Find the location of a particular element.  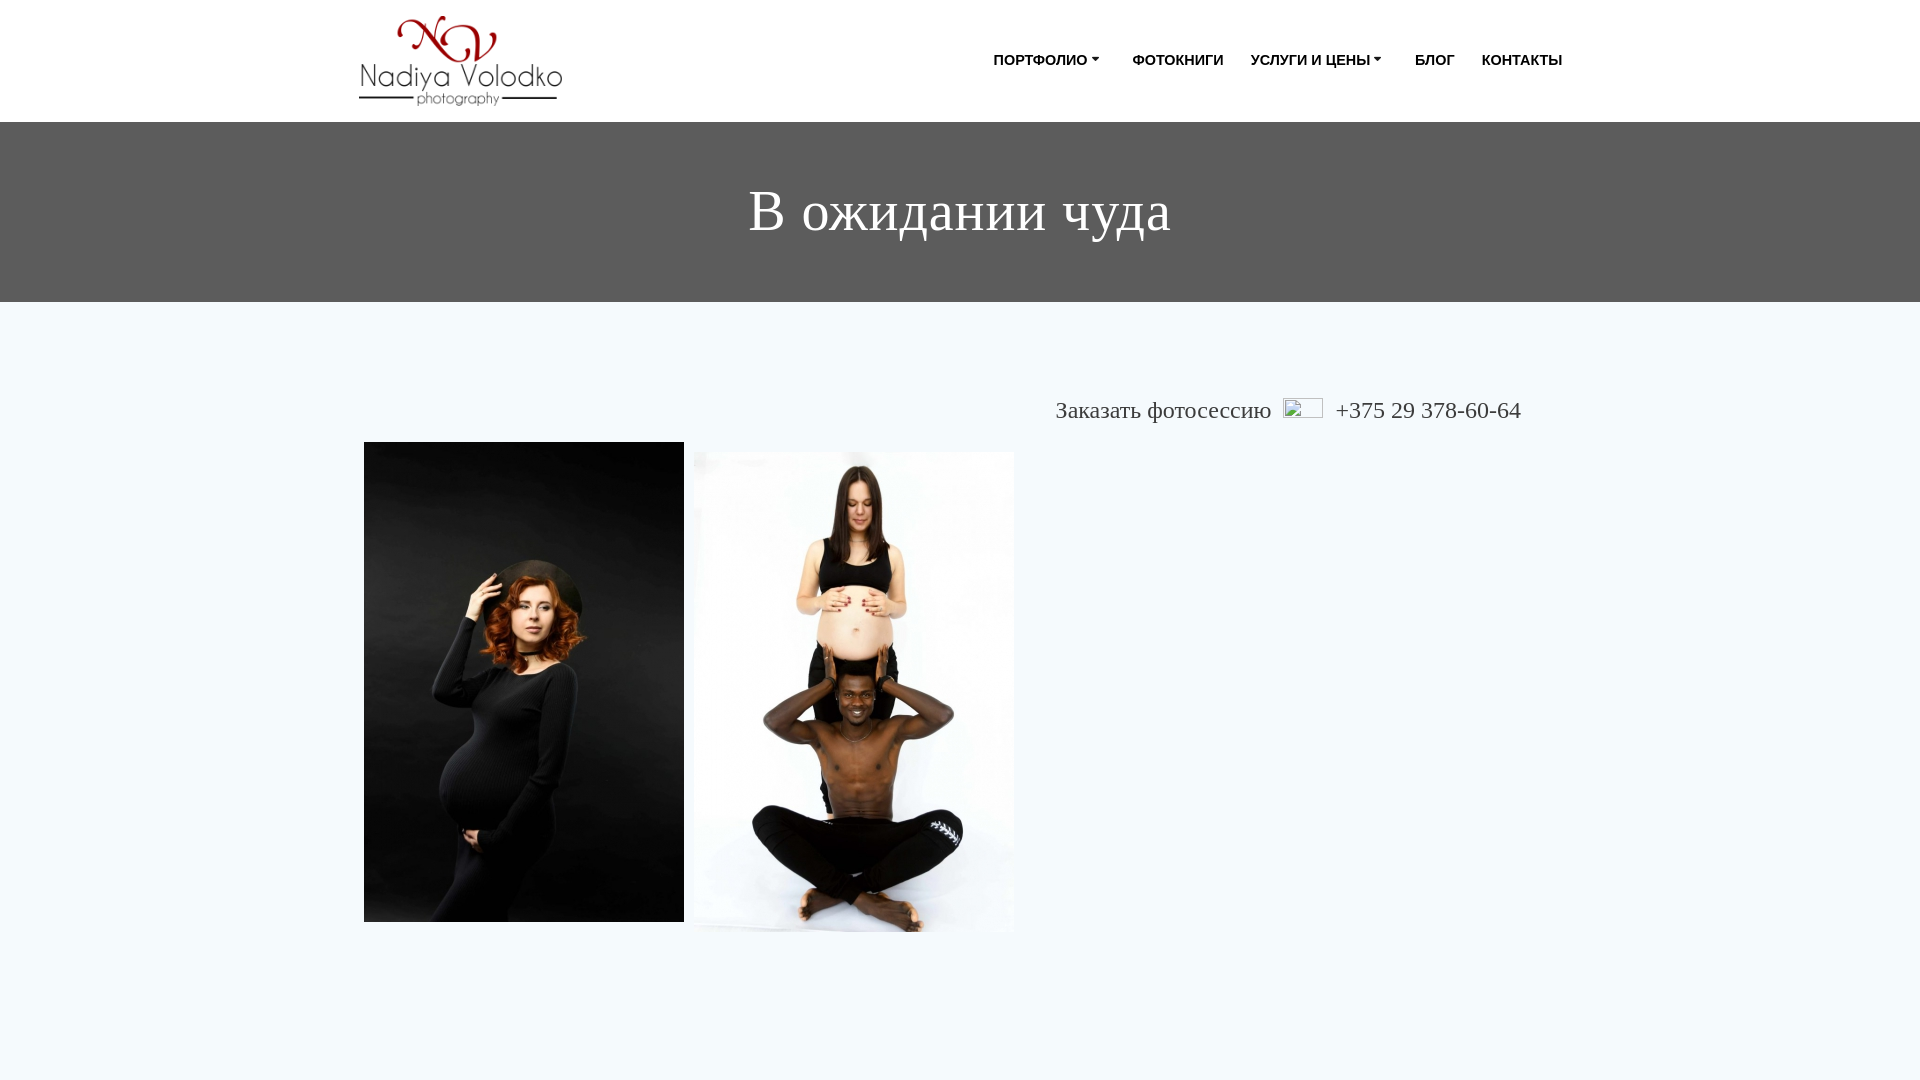

'2-1' is located at coordinates (523, 681).